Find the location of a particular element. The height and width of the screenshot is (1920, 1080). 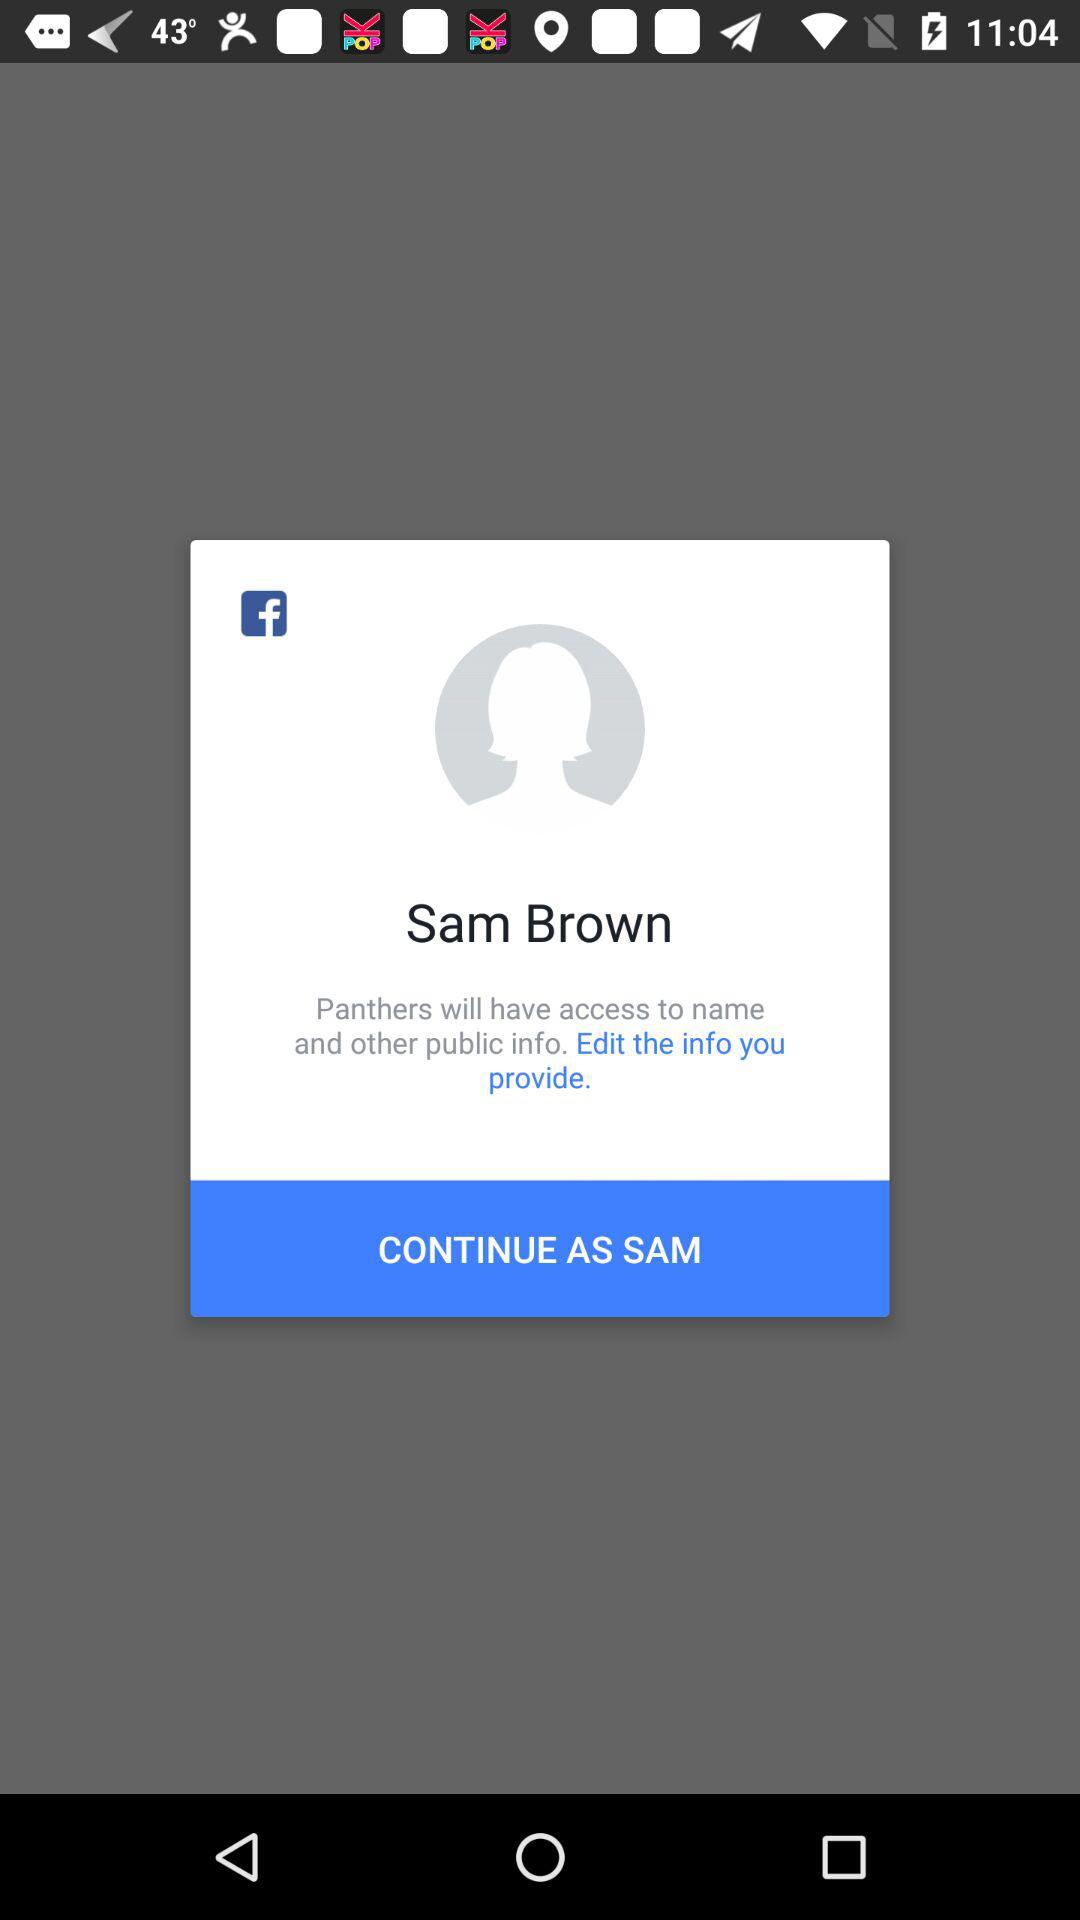

the item below the panthers will have icon is located at coordinates (540, 1247).